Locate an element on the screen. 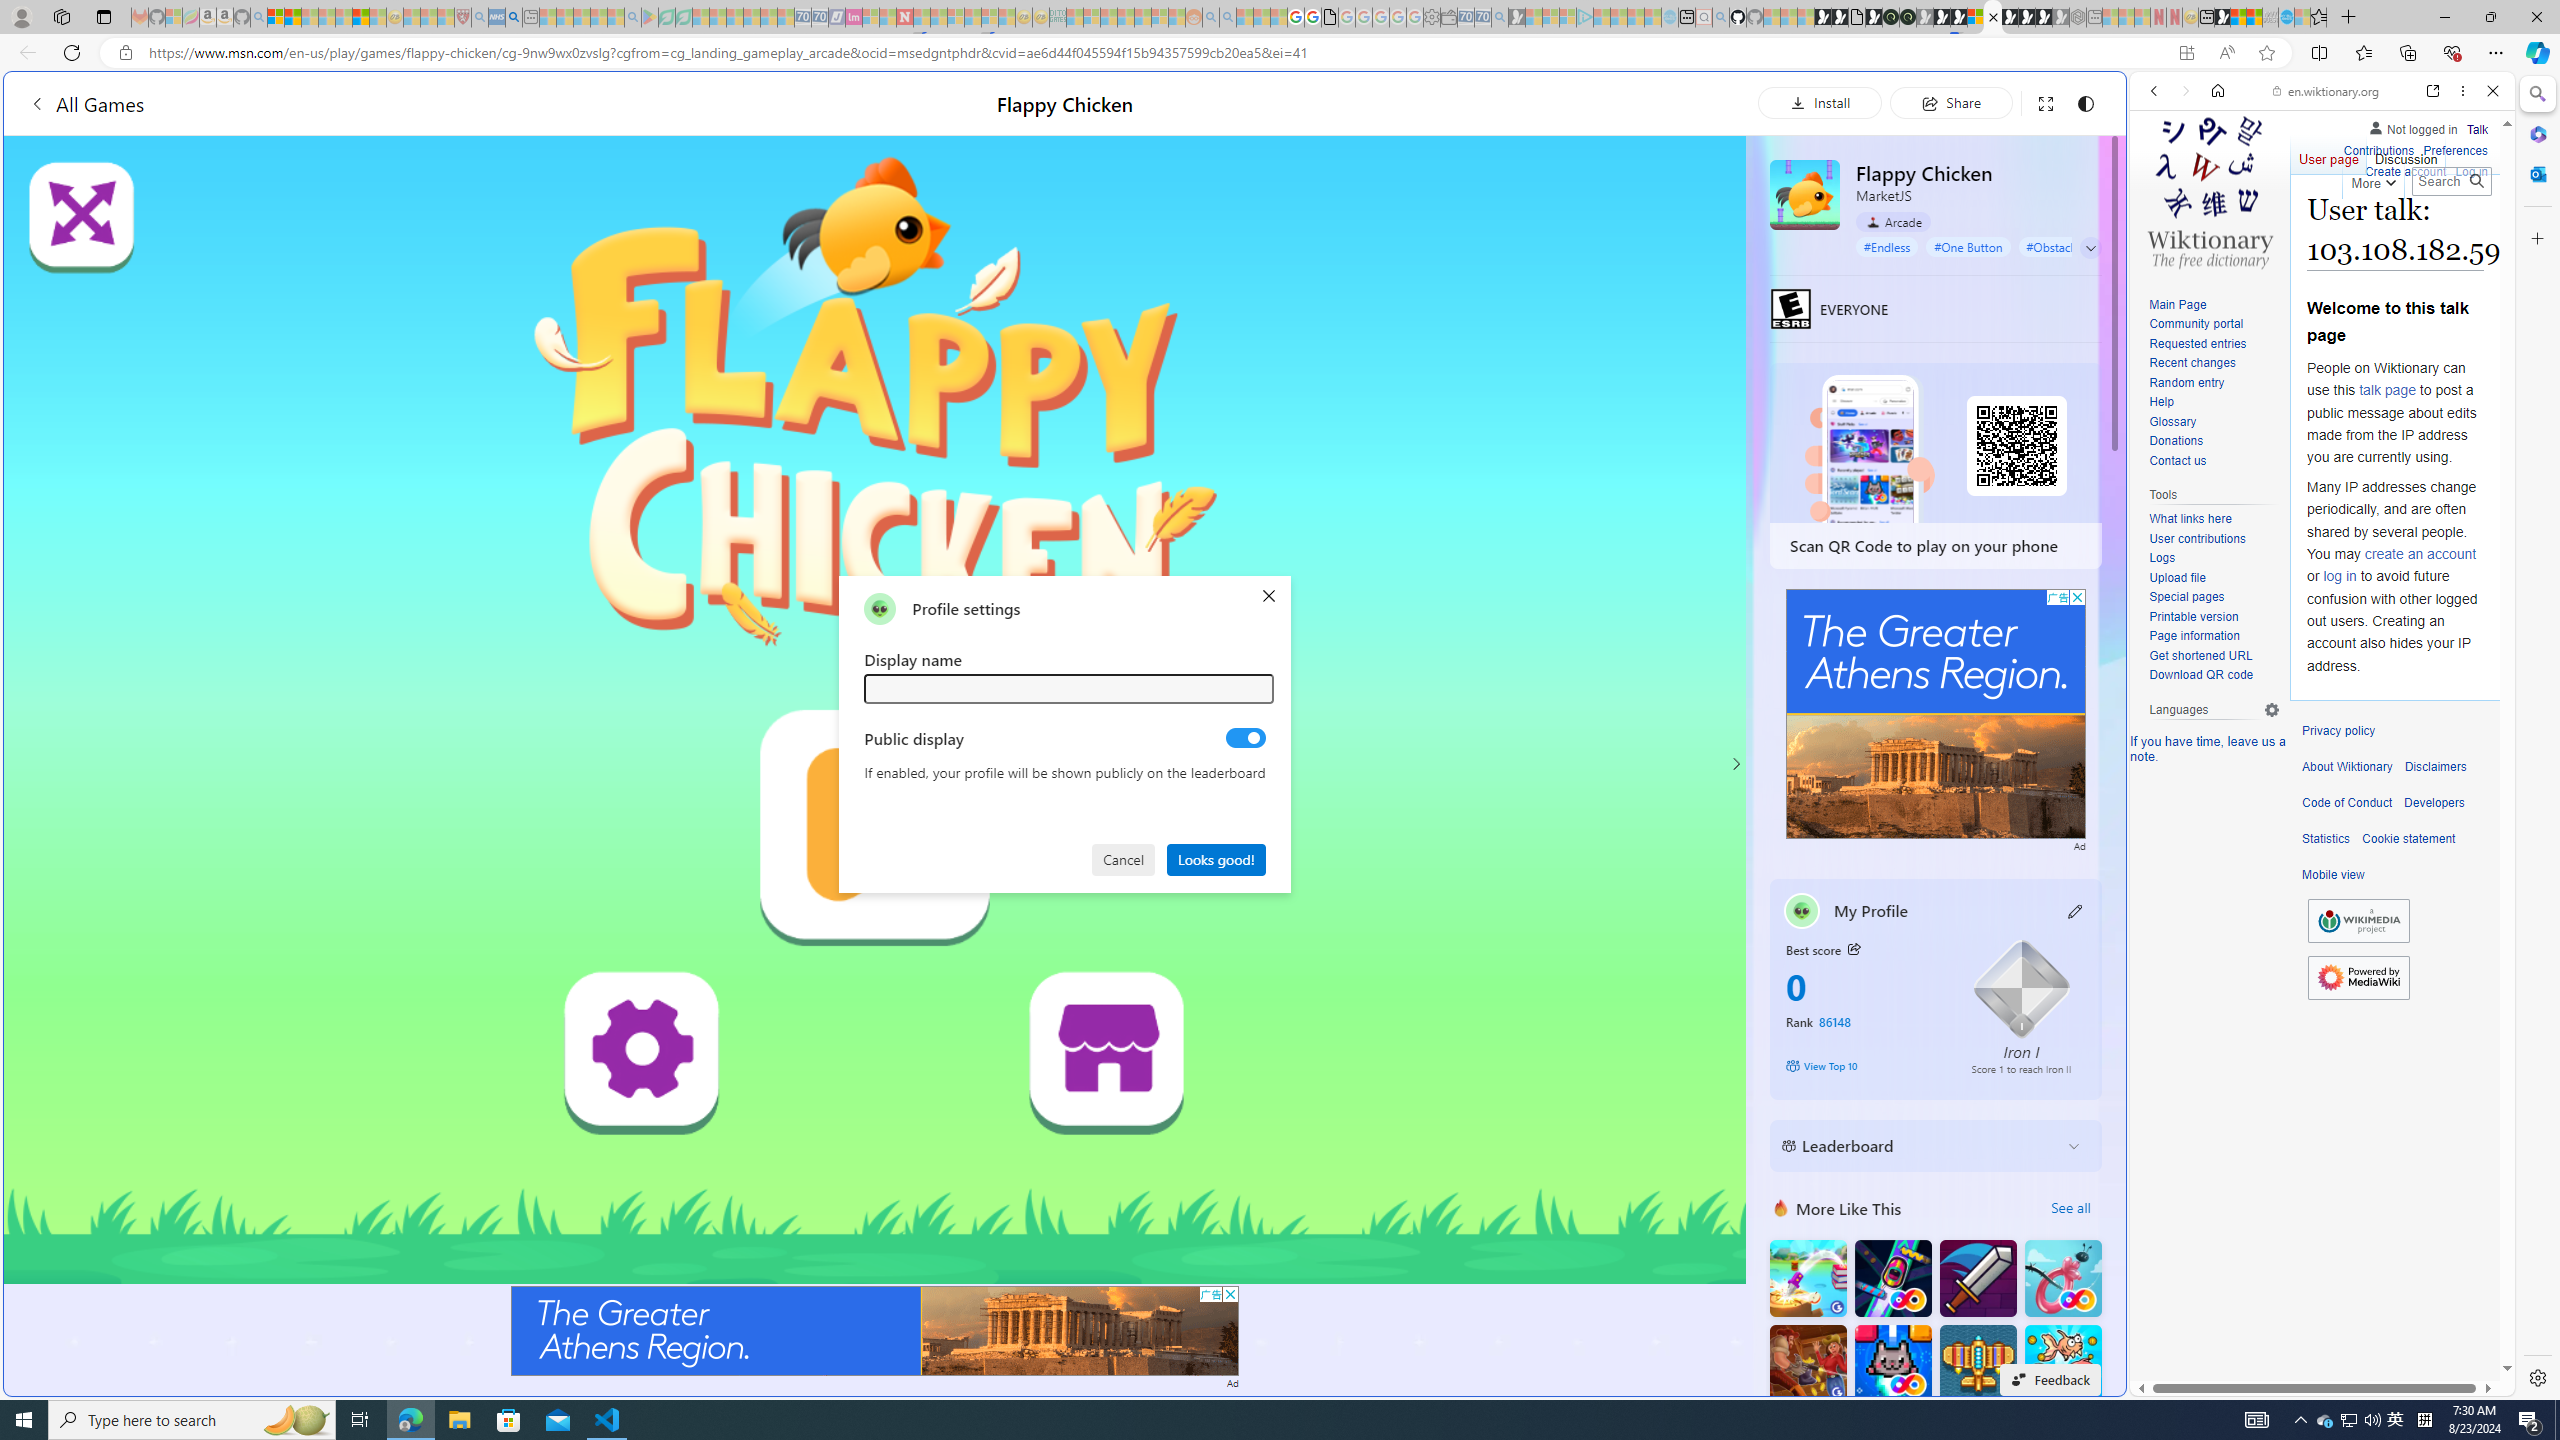  'Mobile view' is located at coordinates (2332, 874).